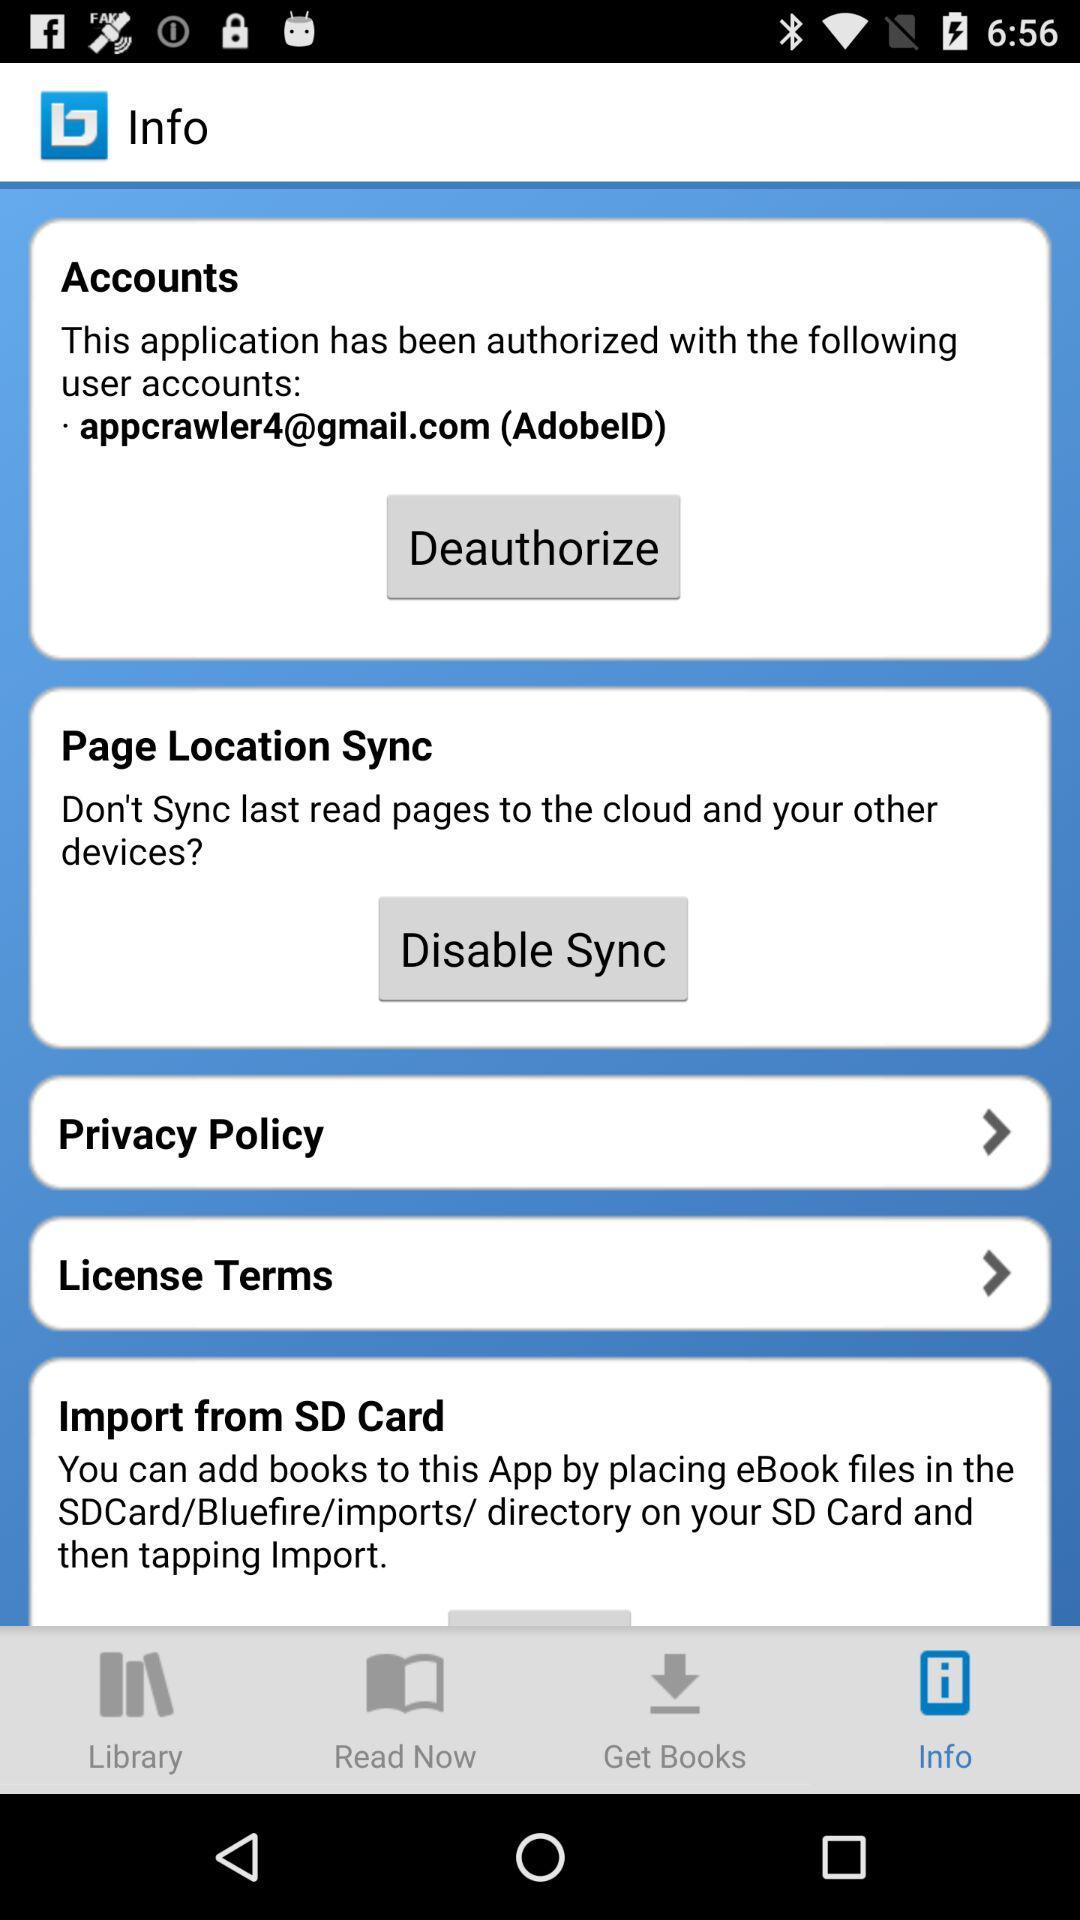 This screenshot has height=1920, width=1080. Describe the element at coordinates (945, 1708) in the screenshot. I see `item at the bottom right corner` at that location.